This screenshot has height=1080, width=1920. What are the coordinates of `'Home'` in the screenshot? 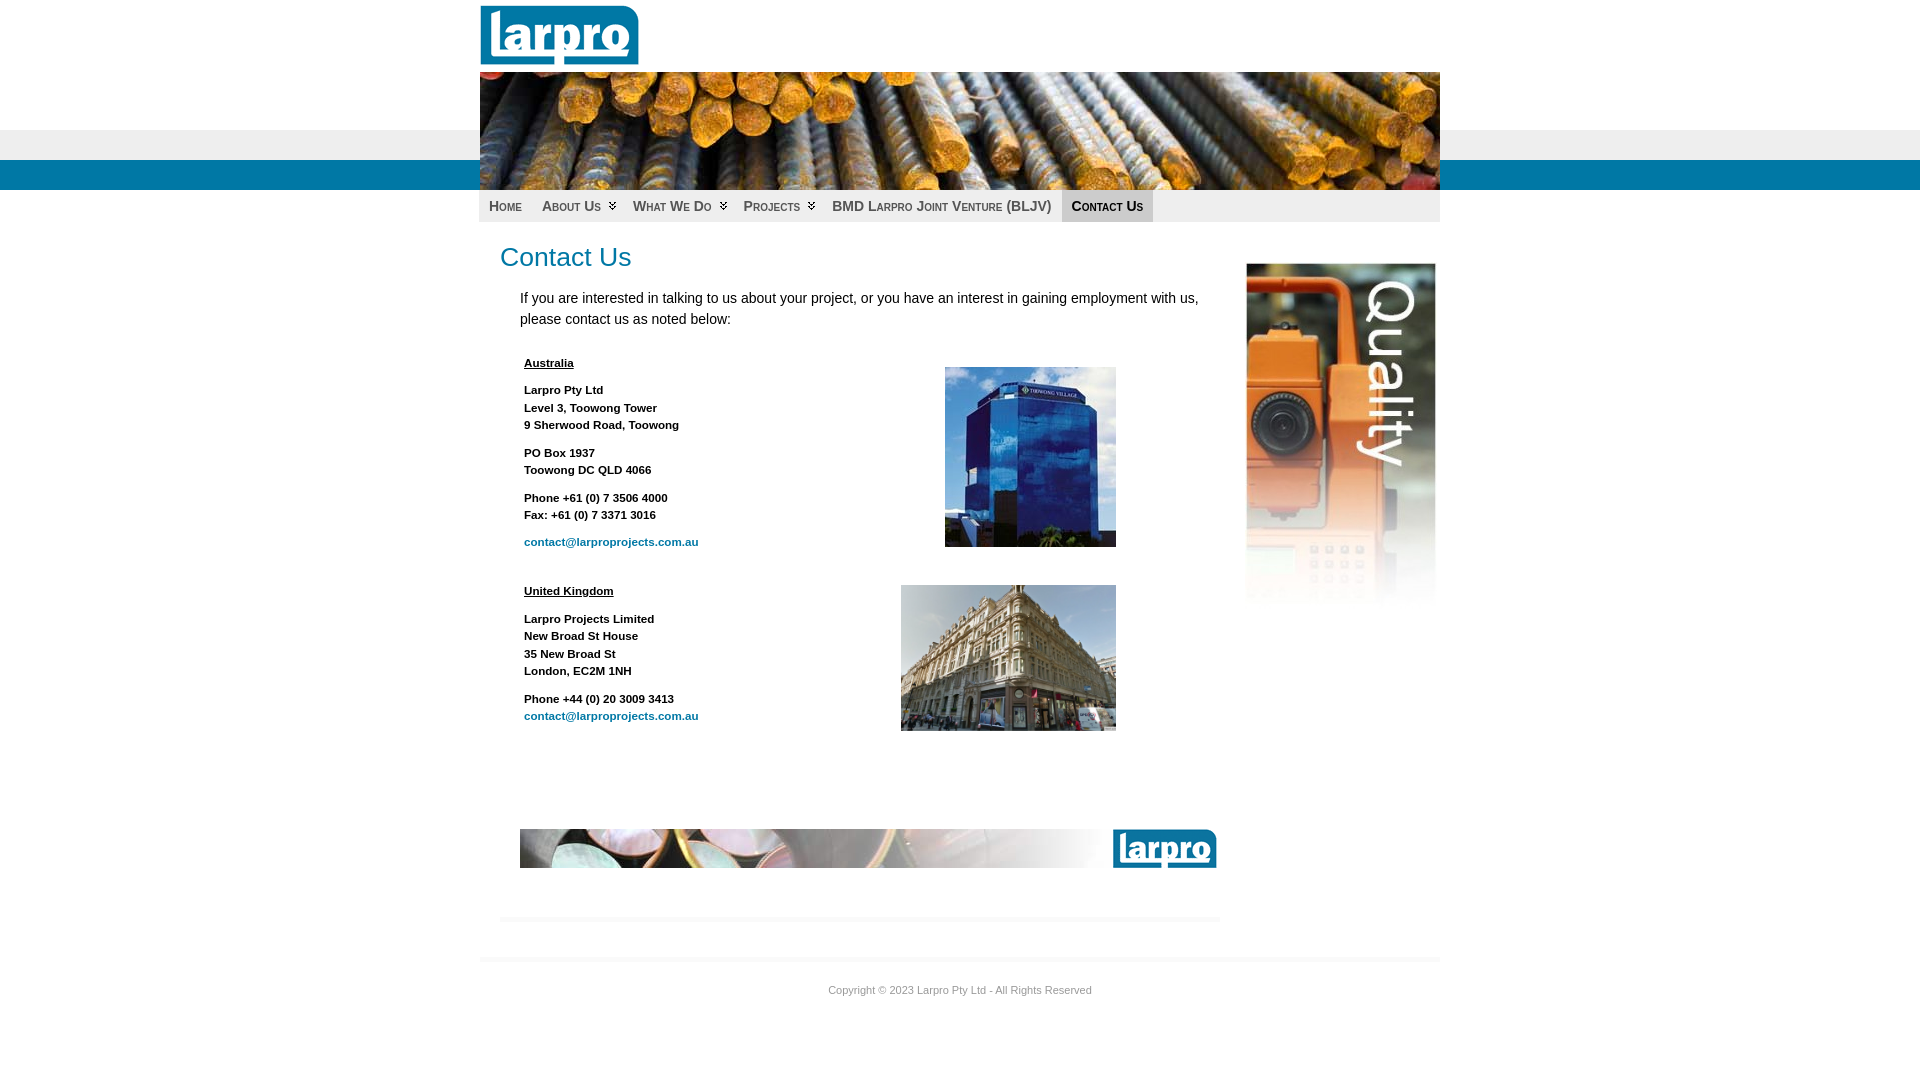 It's located at (478, 205).